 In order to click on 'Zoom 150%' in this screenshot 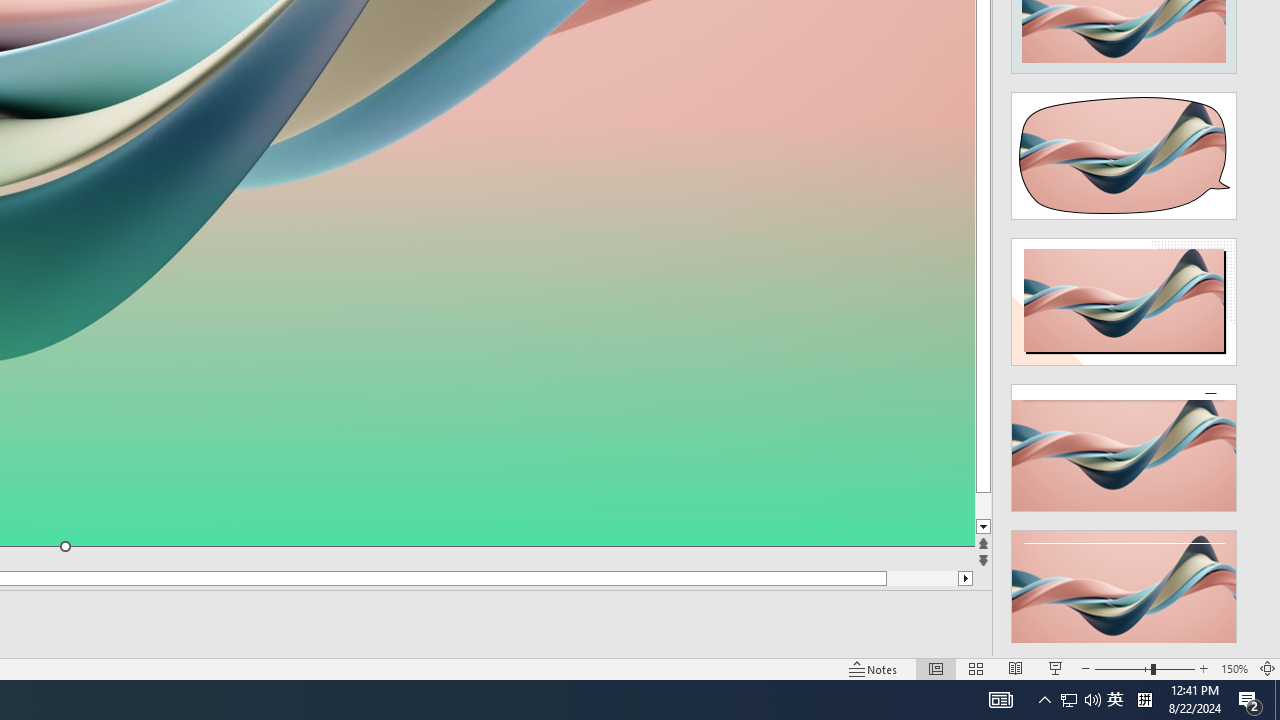, I will do `click(1233, 669)`.